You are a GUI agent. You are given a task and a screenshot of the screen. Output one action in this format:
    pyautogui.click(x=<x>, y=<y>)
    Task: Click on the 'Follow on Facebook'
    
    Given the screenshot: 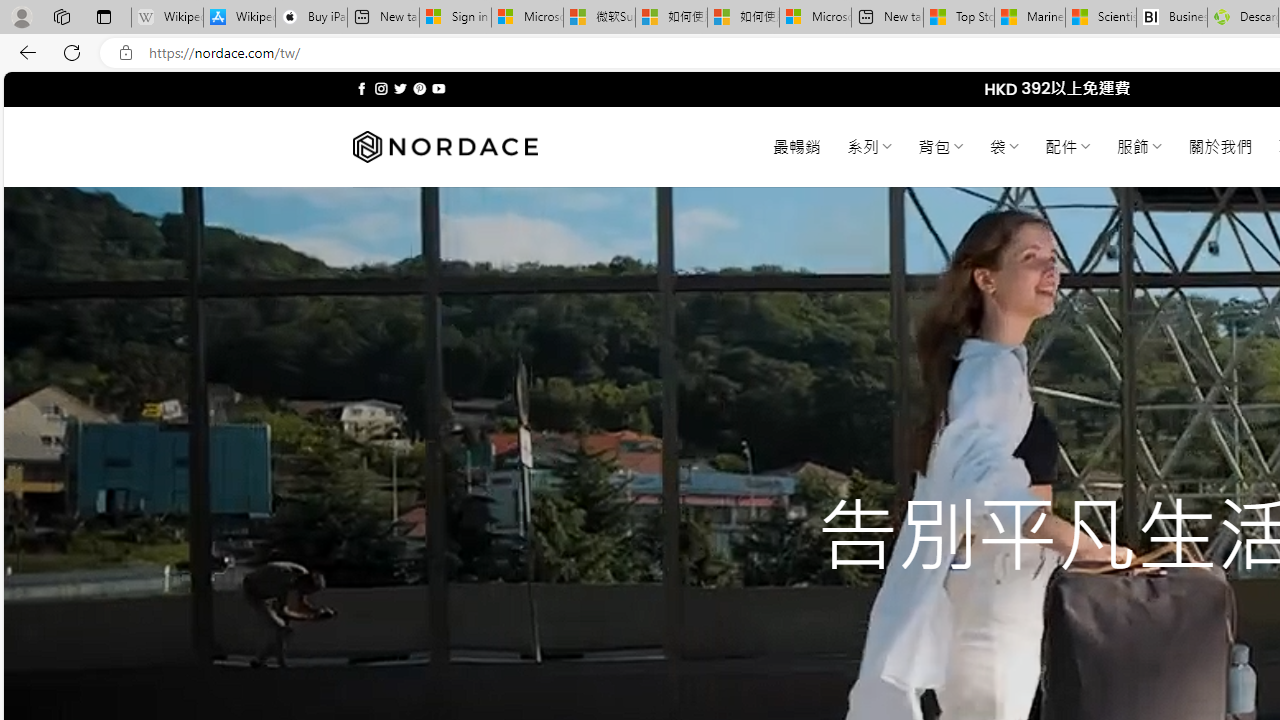 What is the action you would take?
    pyautogui.click(x=362, y=88)
    